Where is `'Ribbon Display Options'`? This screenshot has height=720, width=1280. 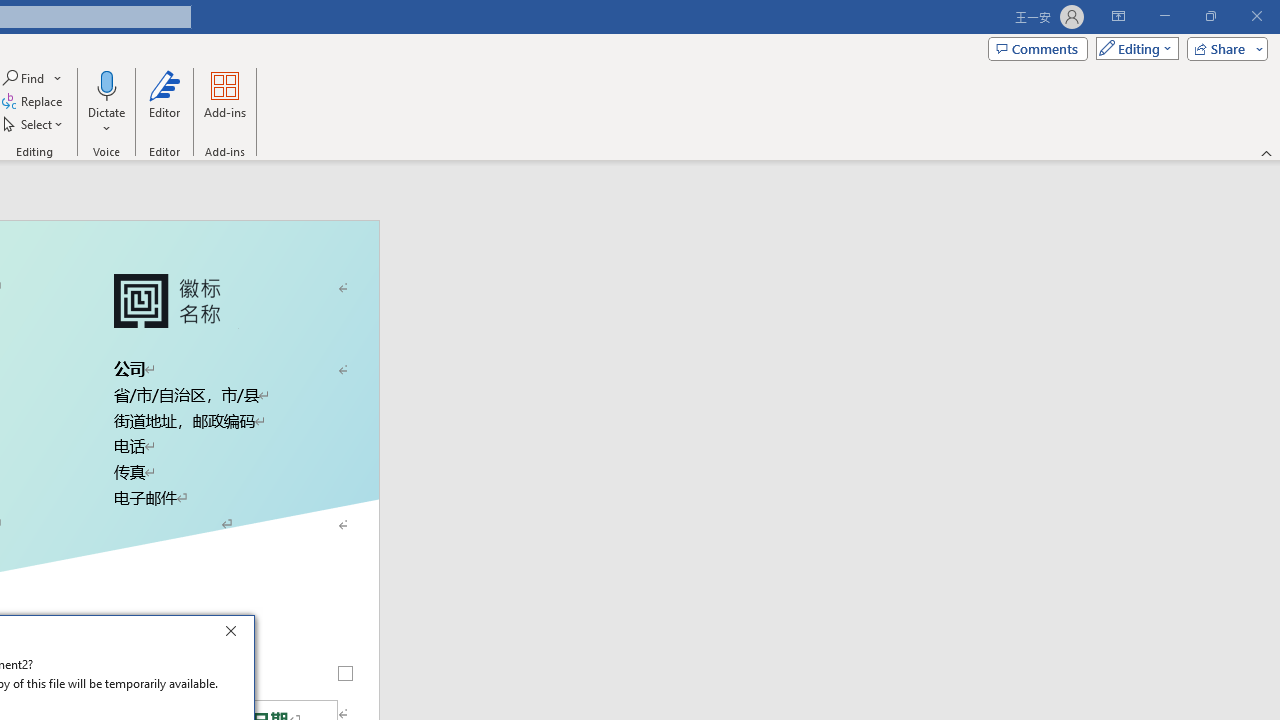
'Ribbon Display Options' is located at coordinates (1117, 16).